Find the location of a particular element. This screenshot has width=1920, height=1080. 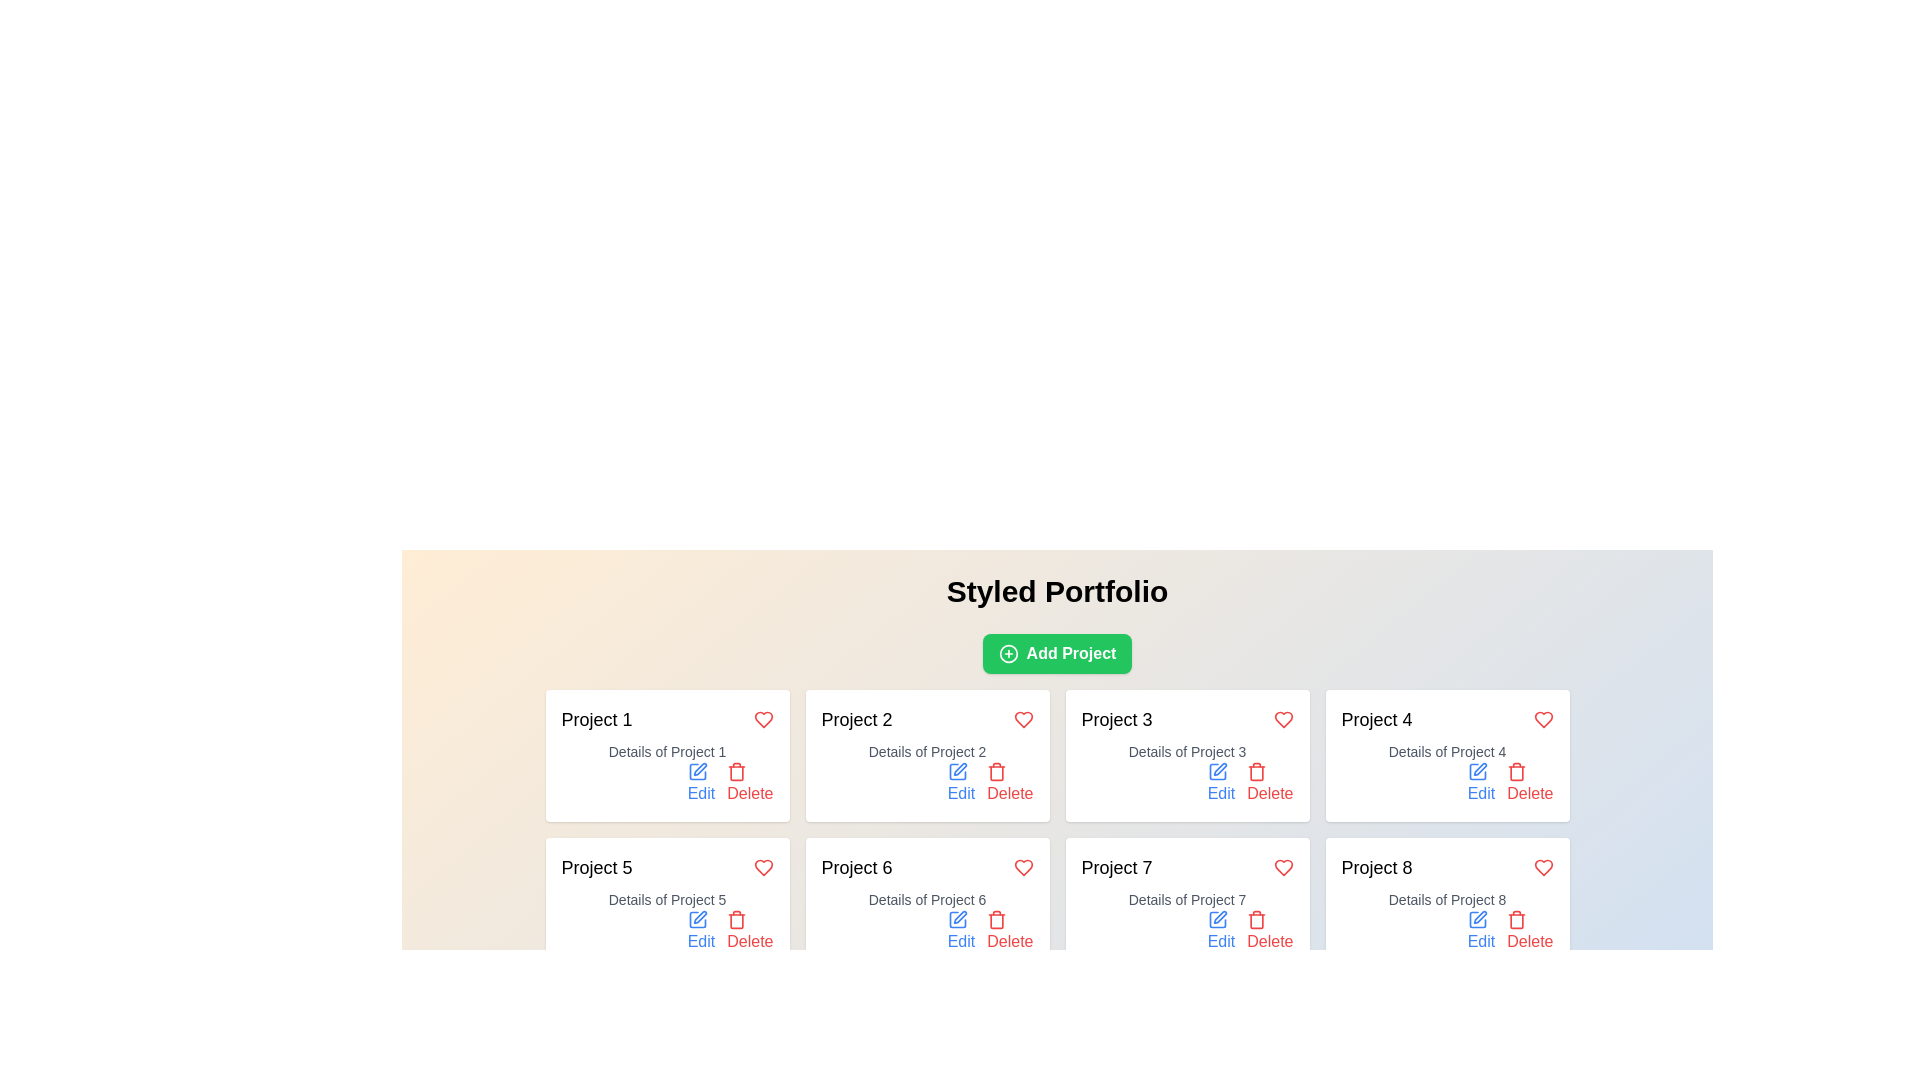

the 'Edit' button located at the bottom-right corner of the 'Project 5' card to change its color is located at coordinates (701, 932).